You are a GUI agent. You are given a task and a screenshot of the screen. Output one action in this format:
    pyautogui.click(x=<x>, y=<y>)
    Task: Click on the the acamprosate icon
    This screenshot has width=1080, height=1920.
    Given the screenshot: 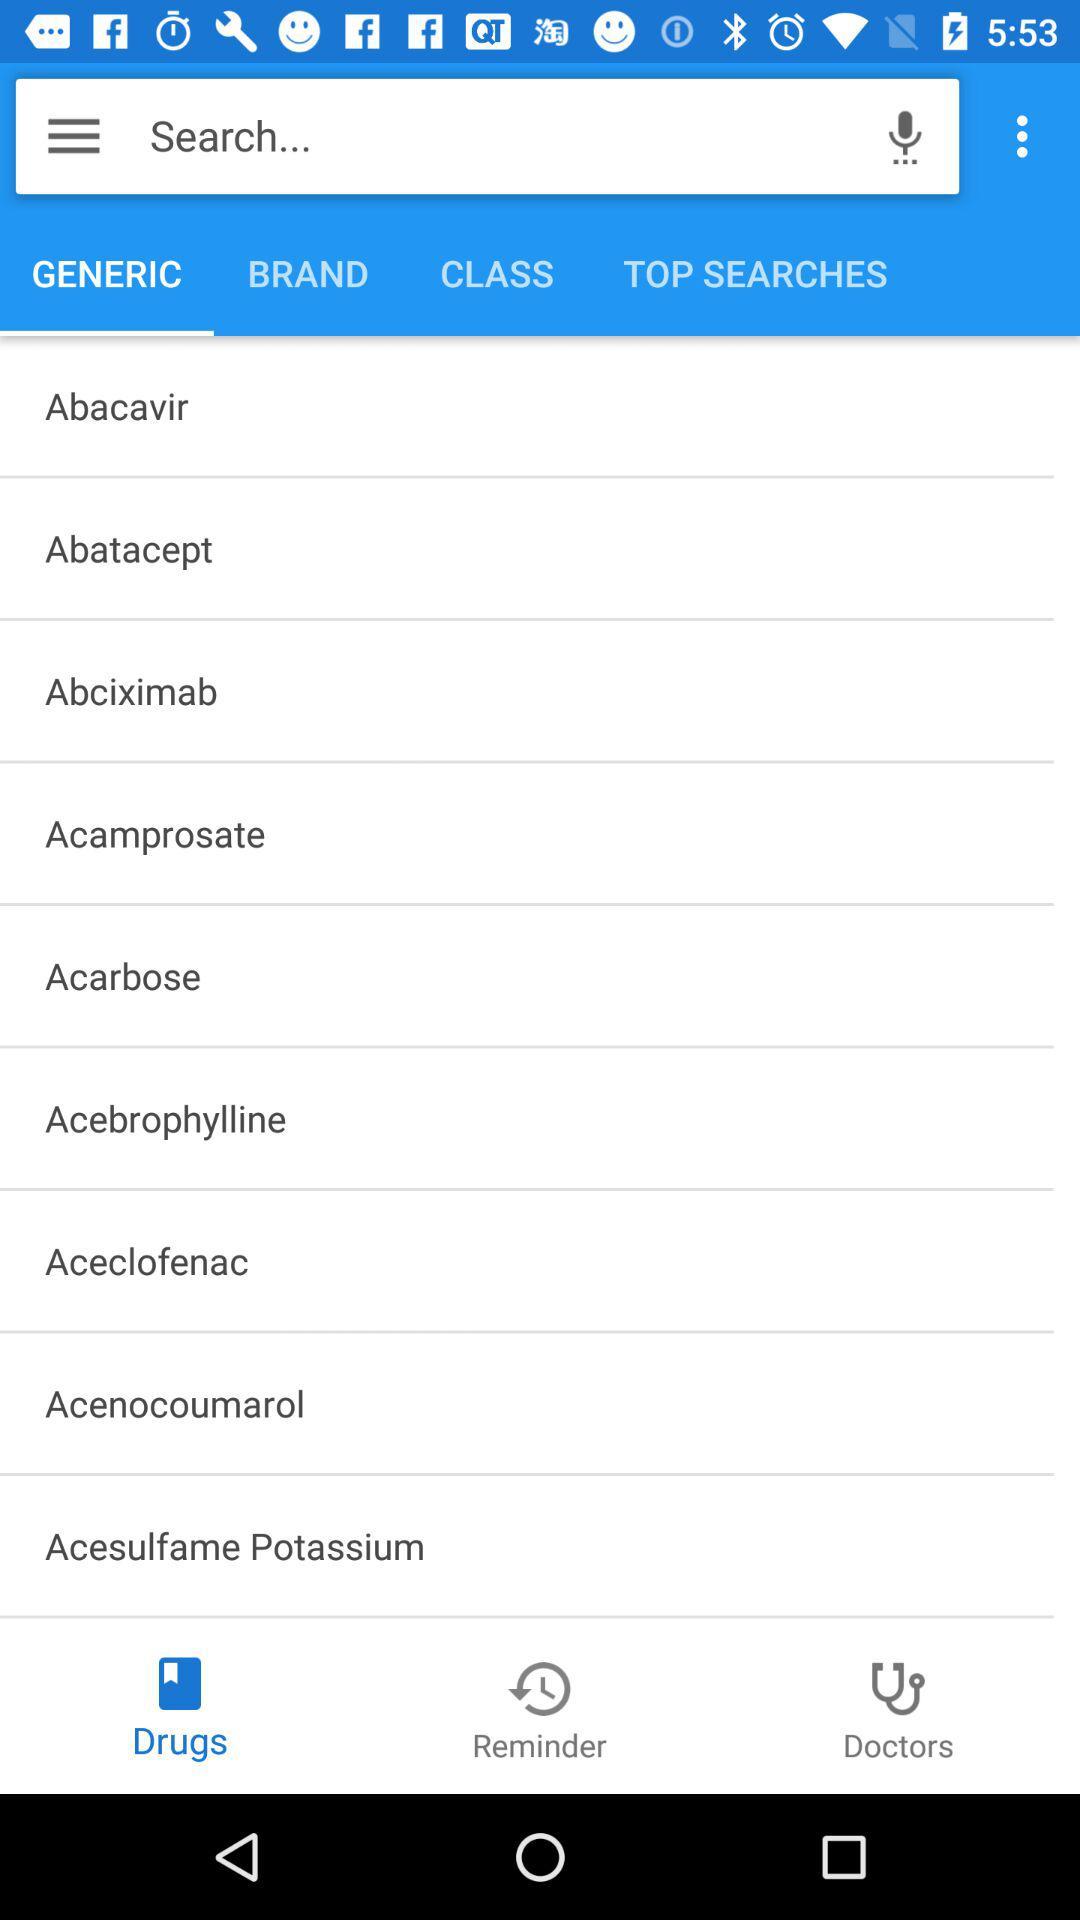 What is the action you would take?
    pyautogui.click(x=525, y=833)
    